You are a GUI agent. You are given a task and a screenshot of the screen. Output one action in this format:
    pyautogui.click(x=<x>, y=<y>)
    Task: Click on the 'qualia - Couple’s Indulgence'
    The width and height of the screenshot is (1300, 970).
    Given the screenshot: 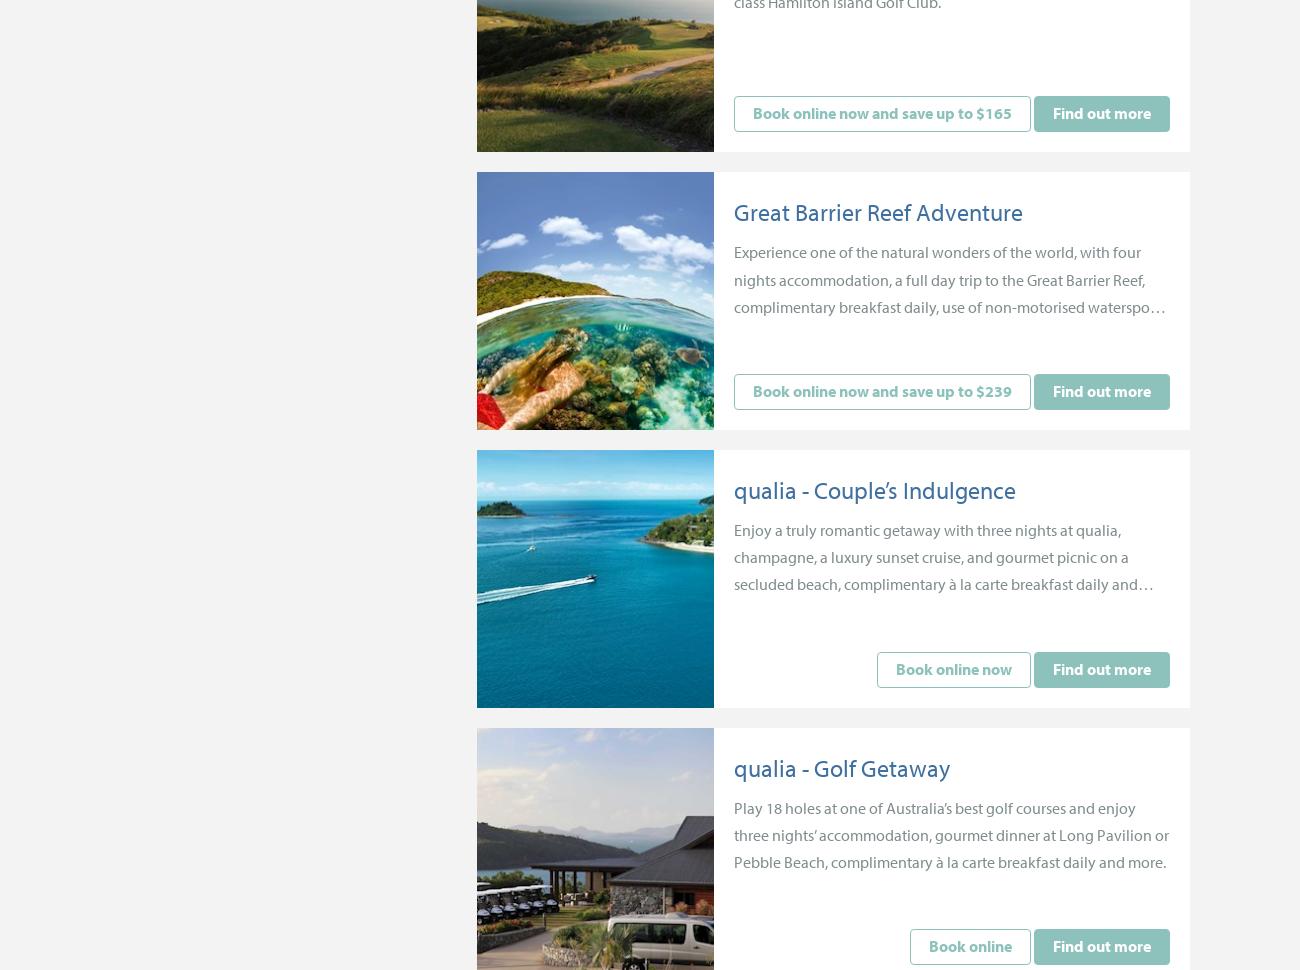 What is the action you would take?
    pyautogui.click(x=874, y=488)
    